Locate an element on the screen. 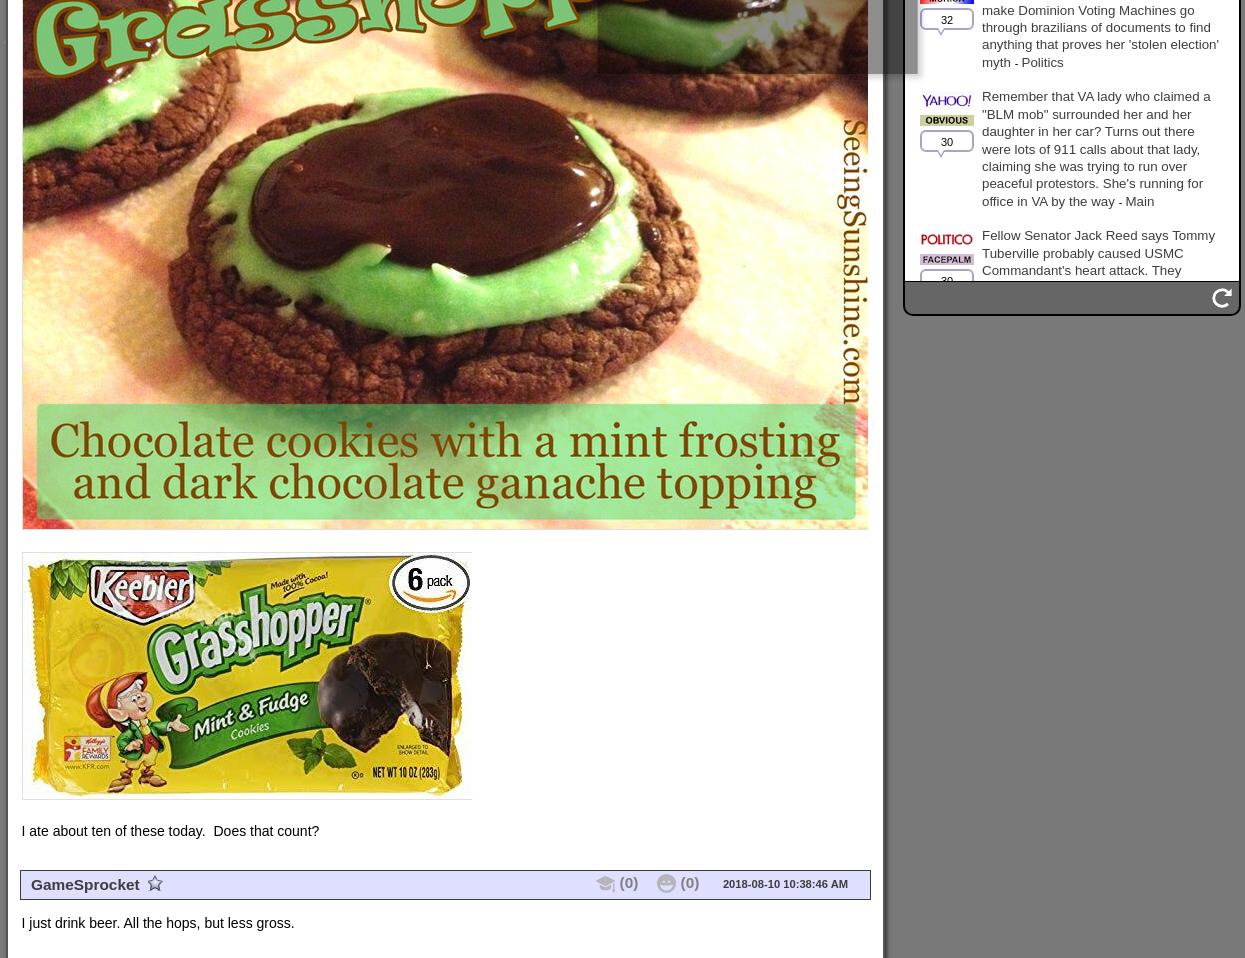 The height and width of the screenshot is (958, 1245). '29' is located at coordinates (946, 384).